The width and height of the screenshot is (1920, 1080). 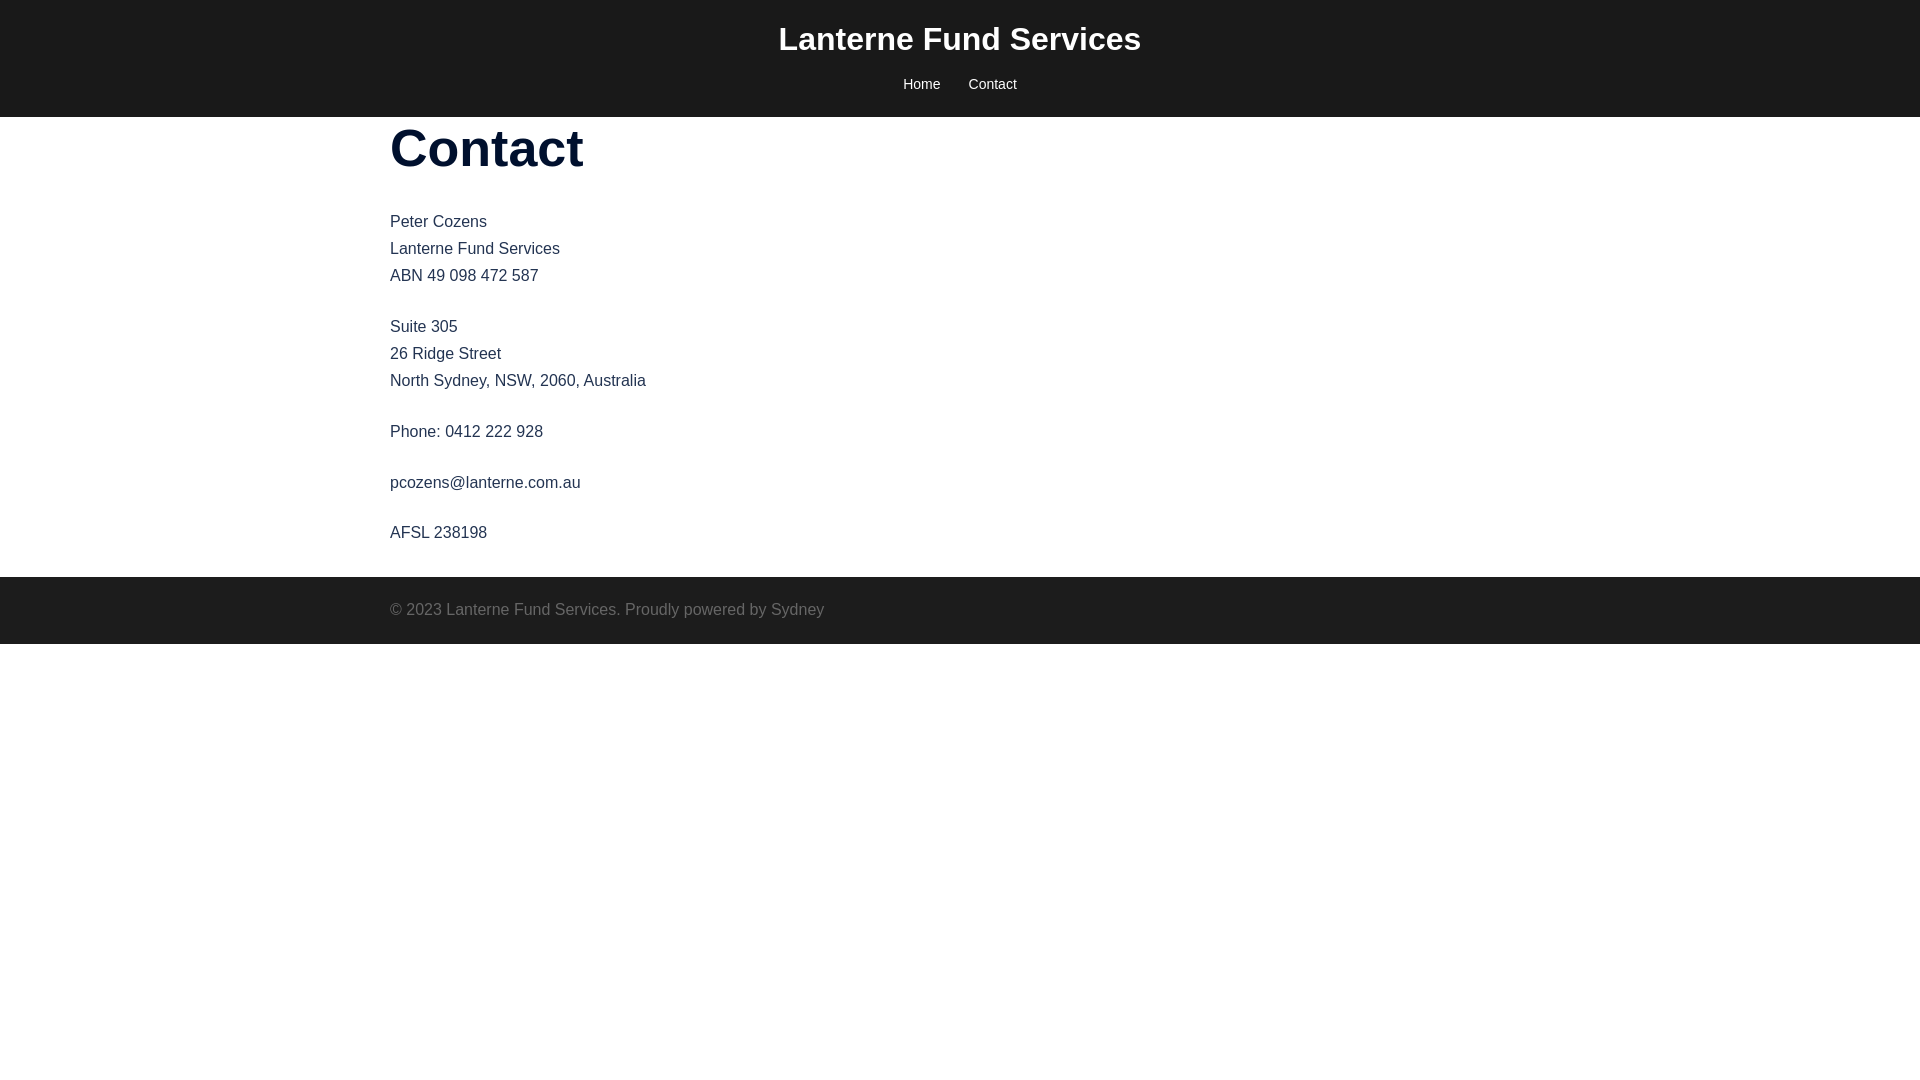 I want to click on 'Sydney', so click(x=796, y=608).